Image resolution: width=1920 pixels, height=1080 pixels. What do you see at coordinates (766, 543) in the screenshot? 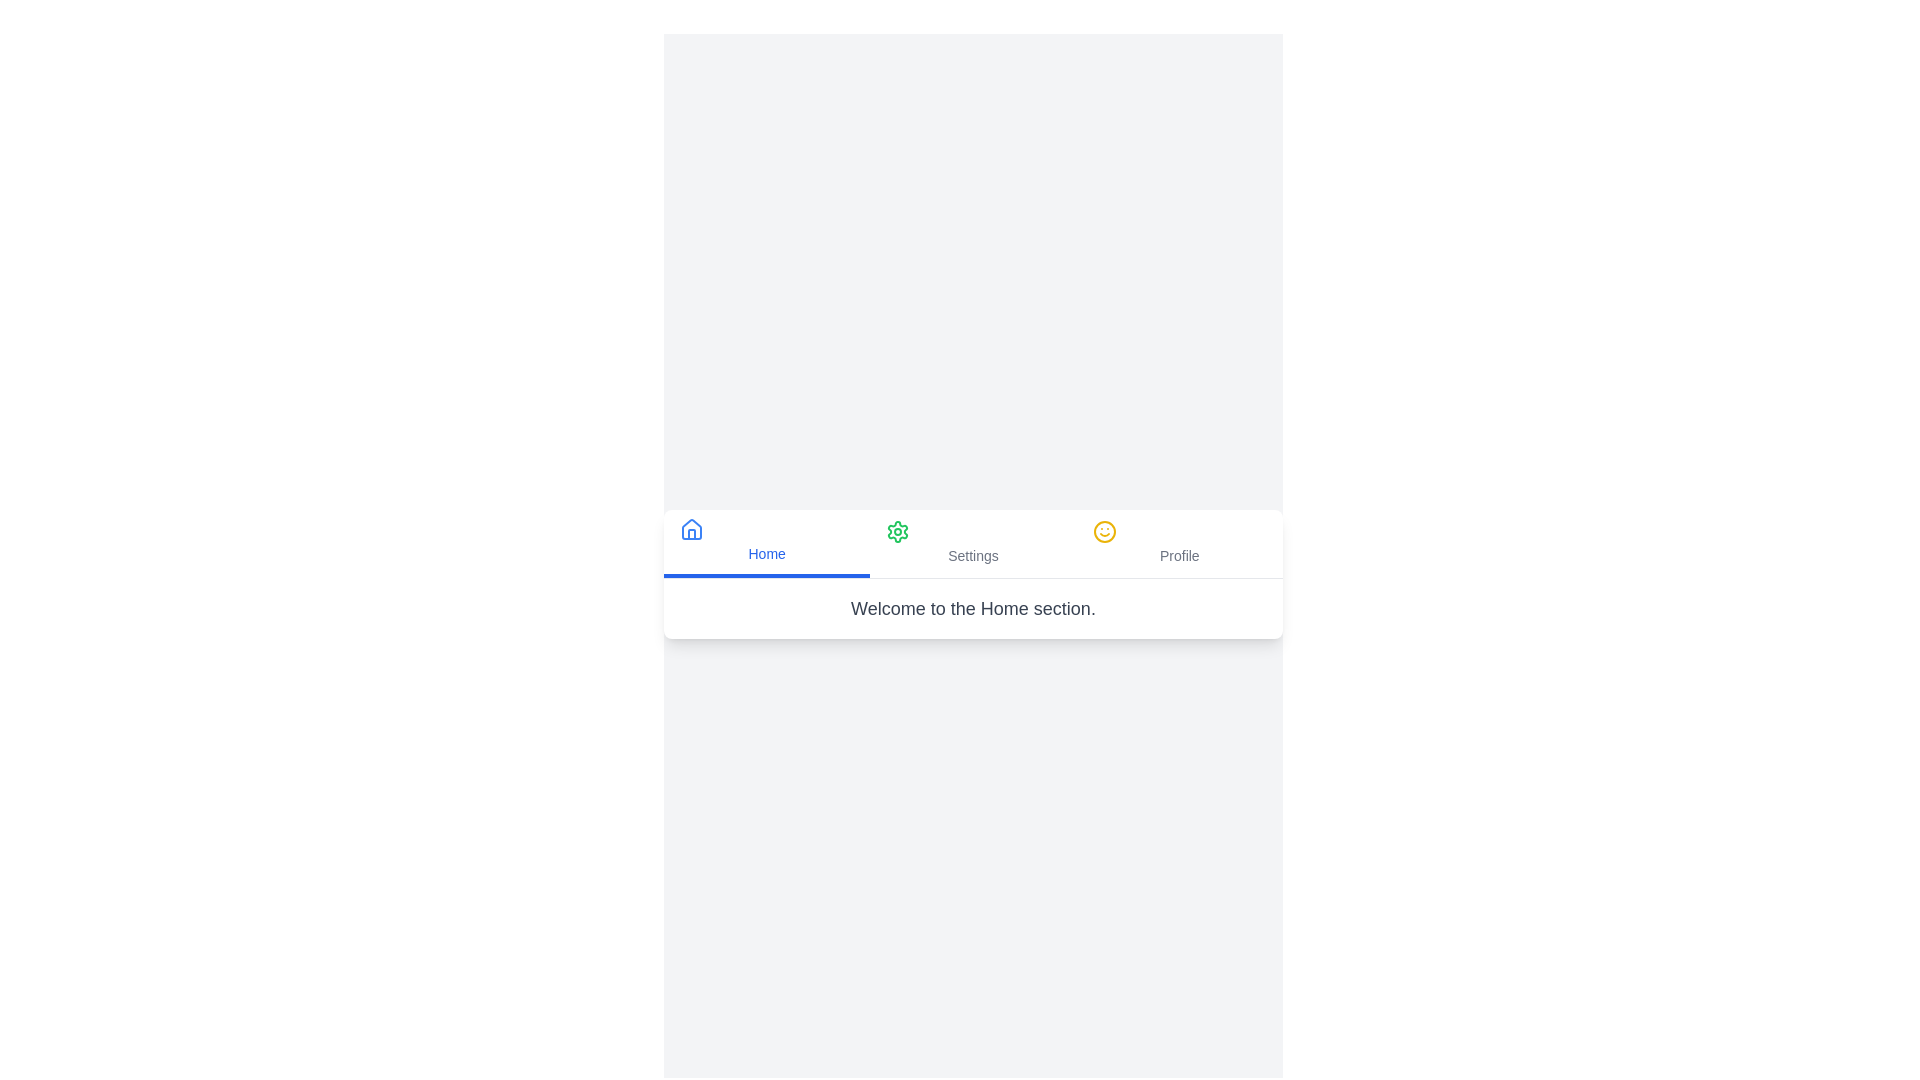
I see `the Home tab to view its content` at bounding box center [766, 543].